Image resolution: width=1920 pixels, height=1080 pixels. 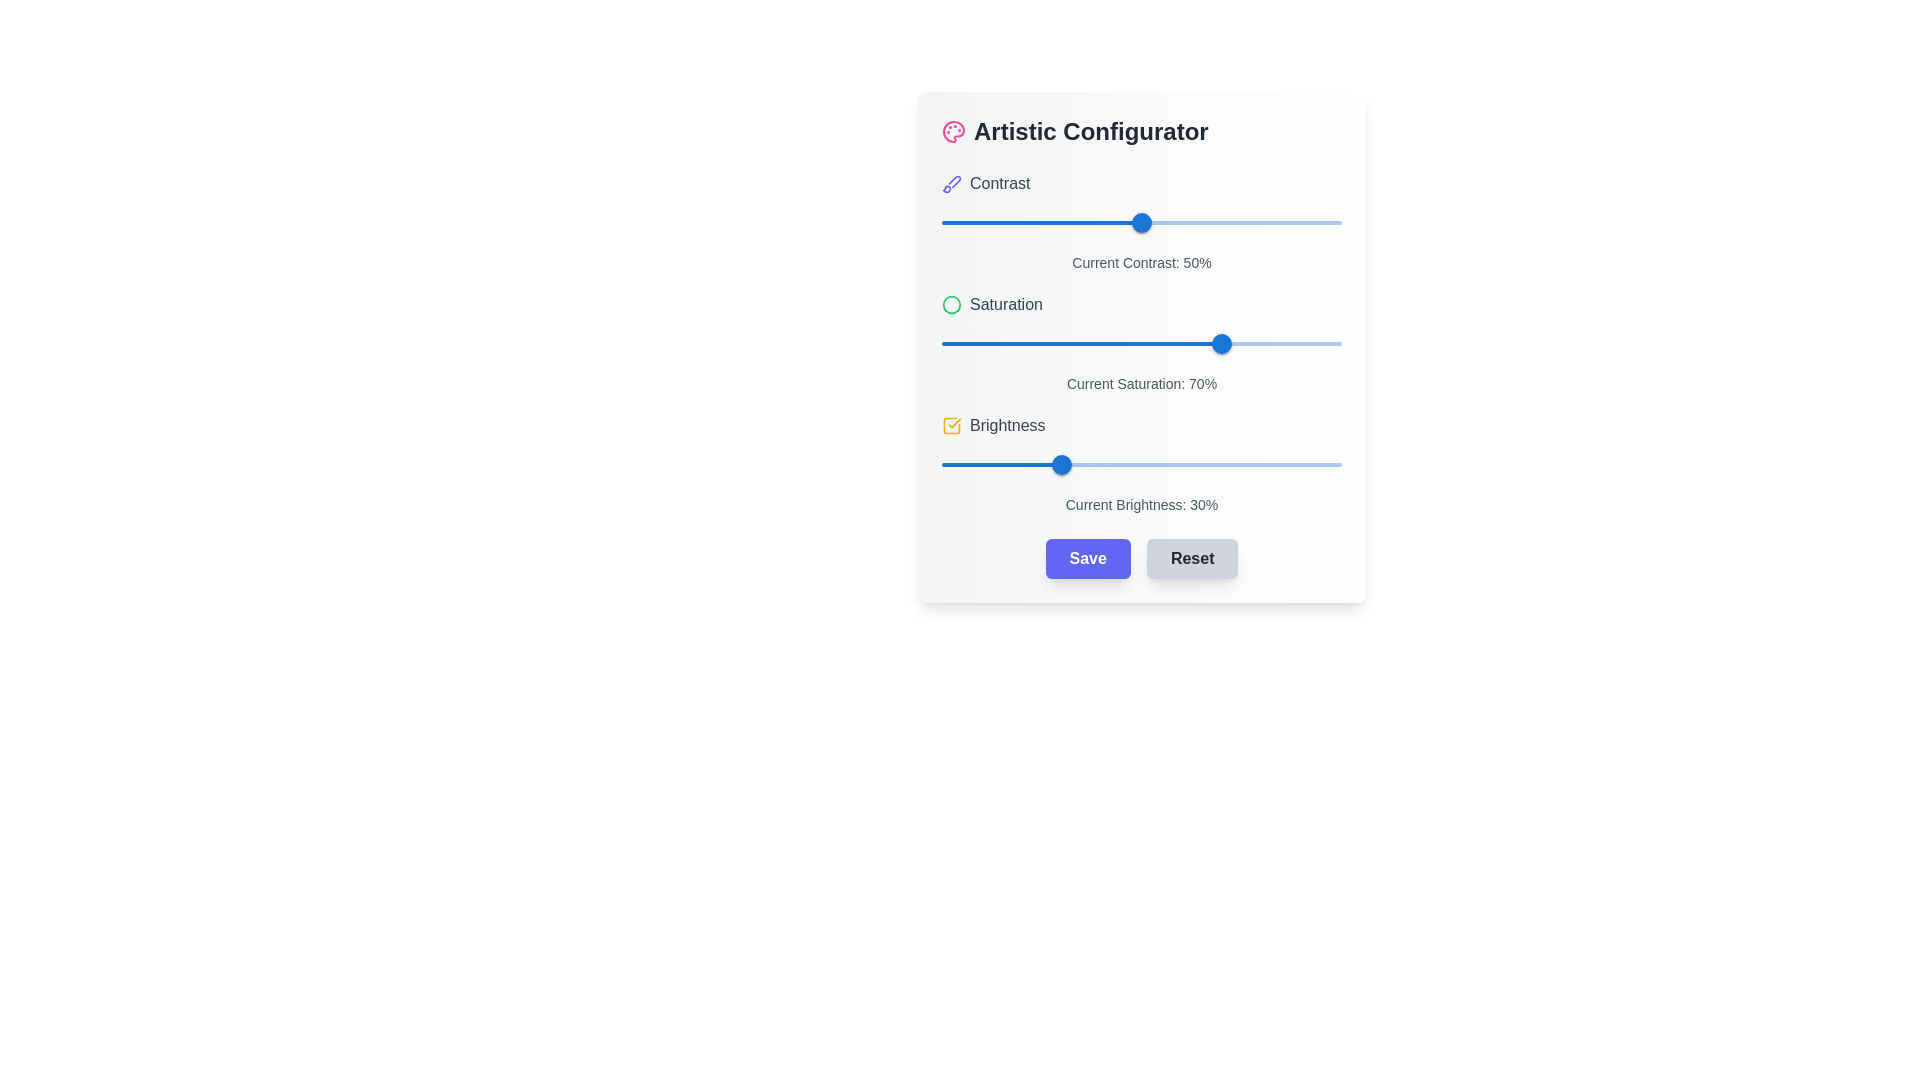 I want to click on the saturation level descriptor label, which is located immediately to the right of a green circle icon, to trigger potential tooltips, so click(x=1006, y=304).